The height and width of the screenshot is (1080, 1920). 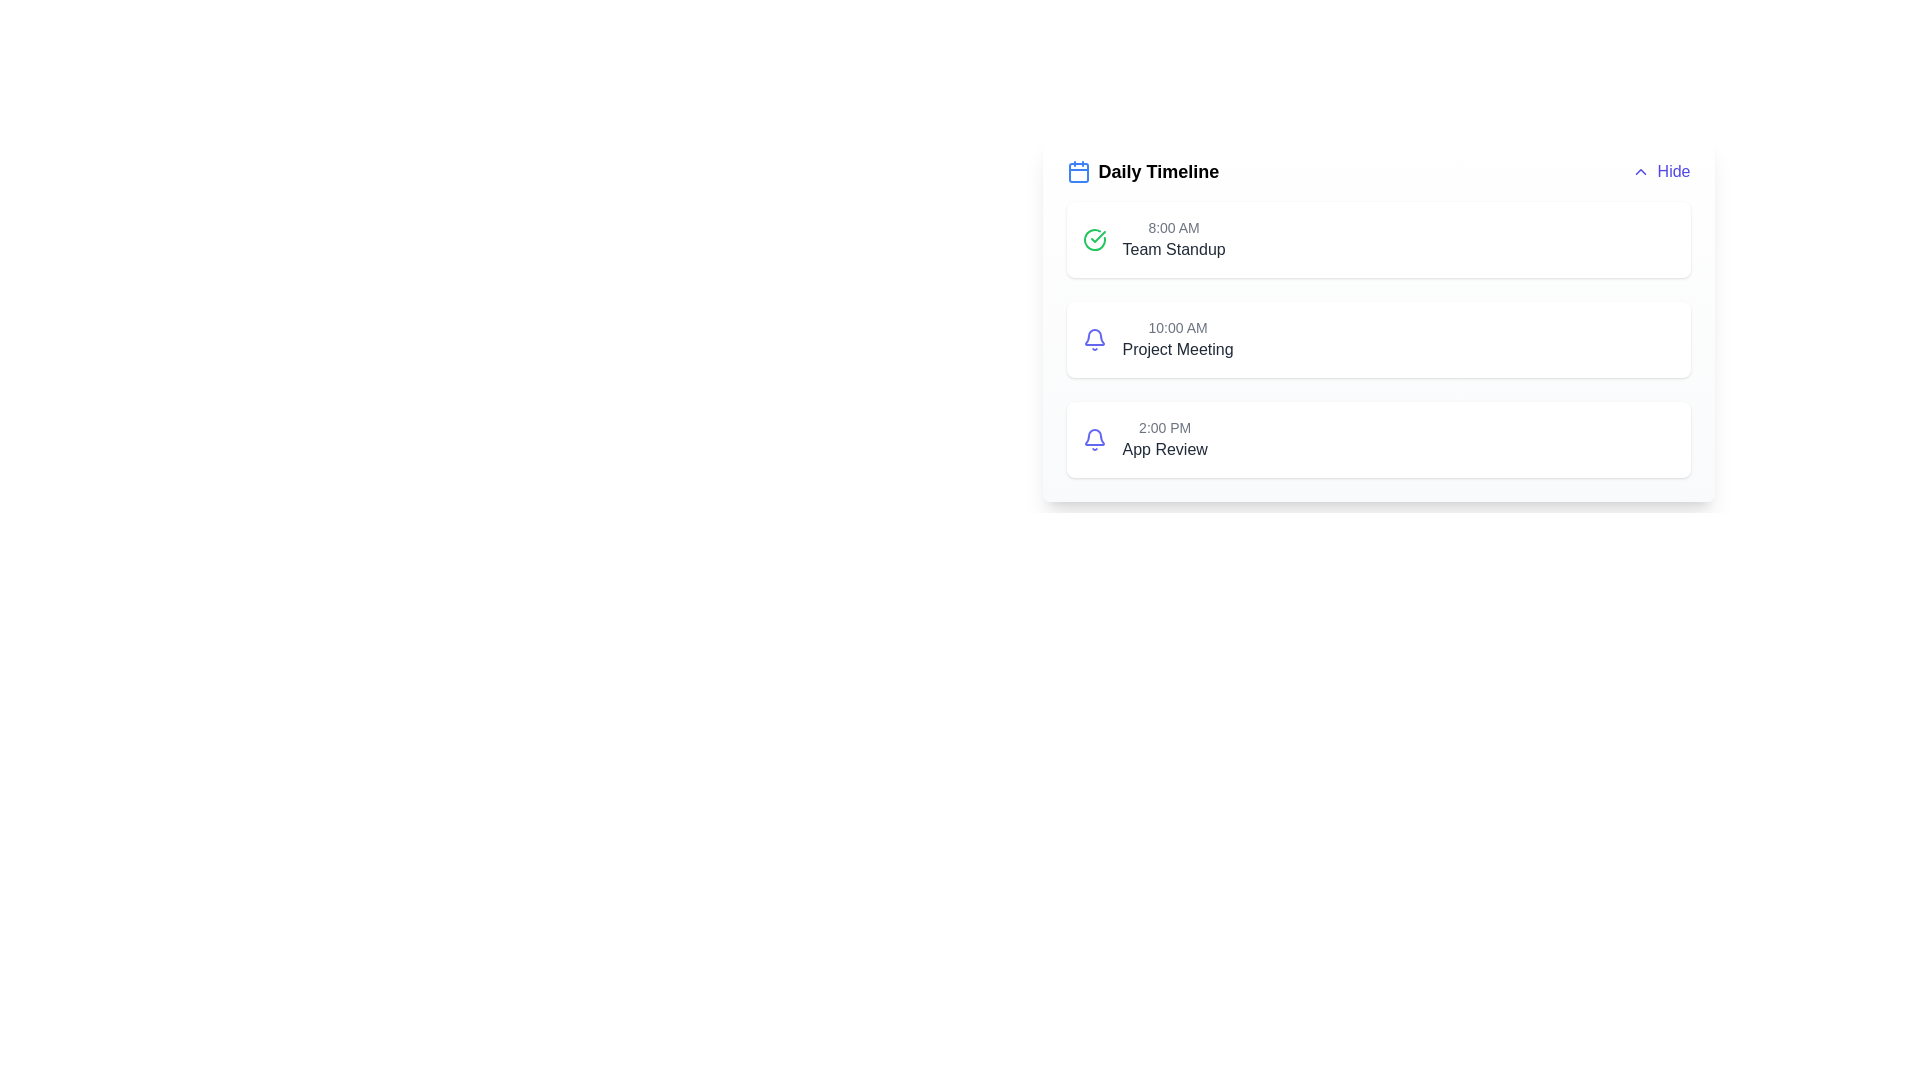 I want to click on text label 'Team Standup' displayed in gray color as part of the 'Daily Timeline' interface, located at the specified coordinates, so click(x=1174, y=249).